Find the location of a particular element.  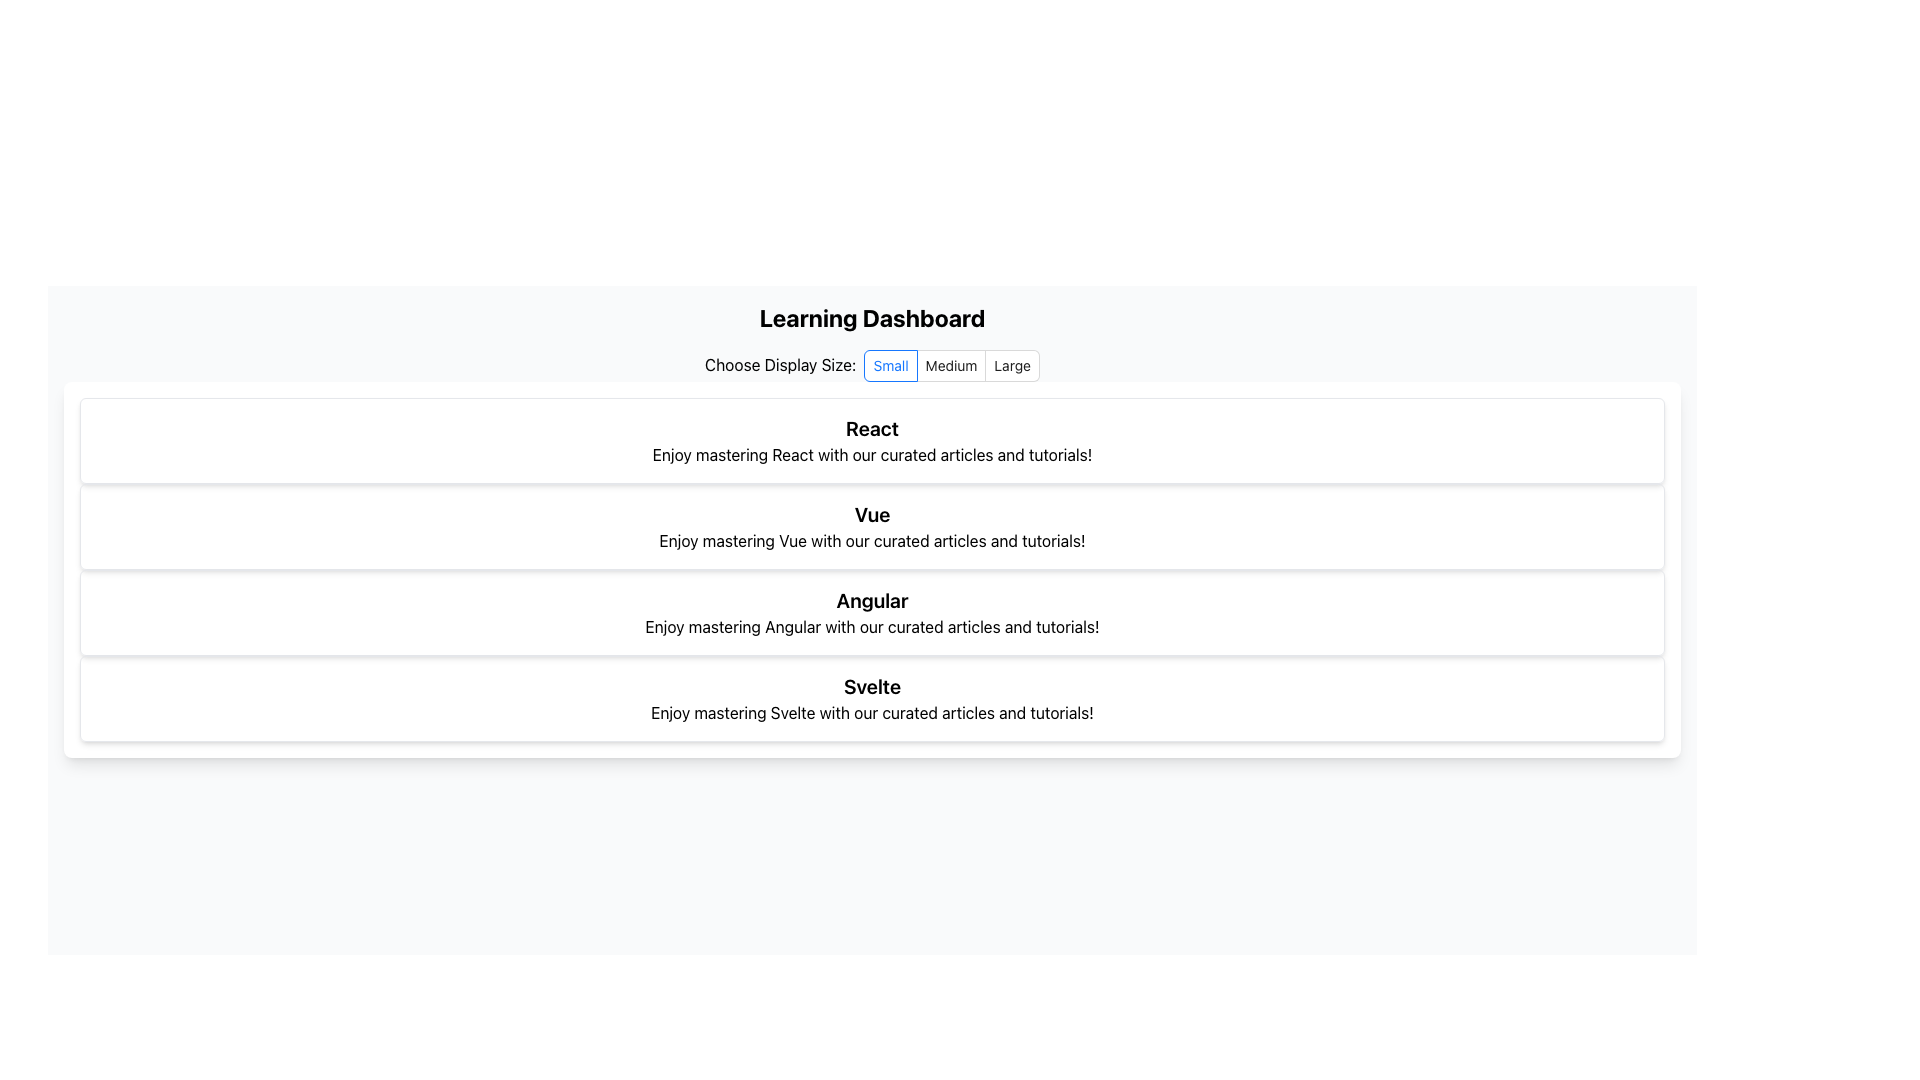

the text label displaying 'Vue', which is the prominent header of a section dedicated to Vue-related content is located at coordinates (872, 514).